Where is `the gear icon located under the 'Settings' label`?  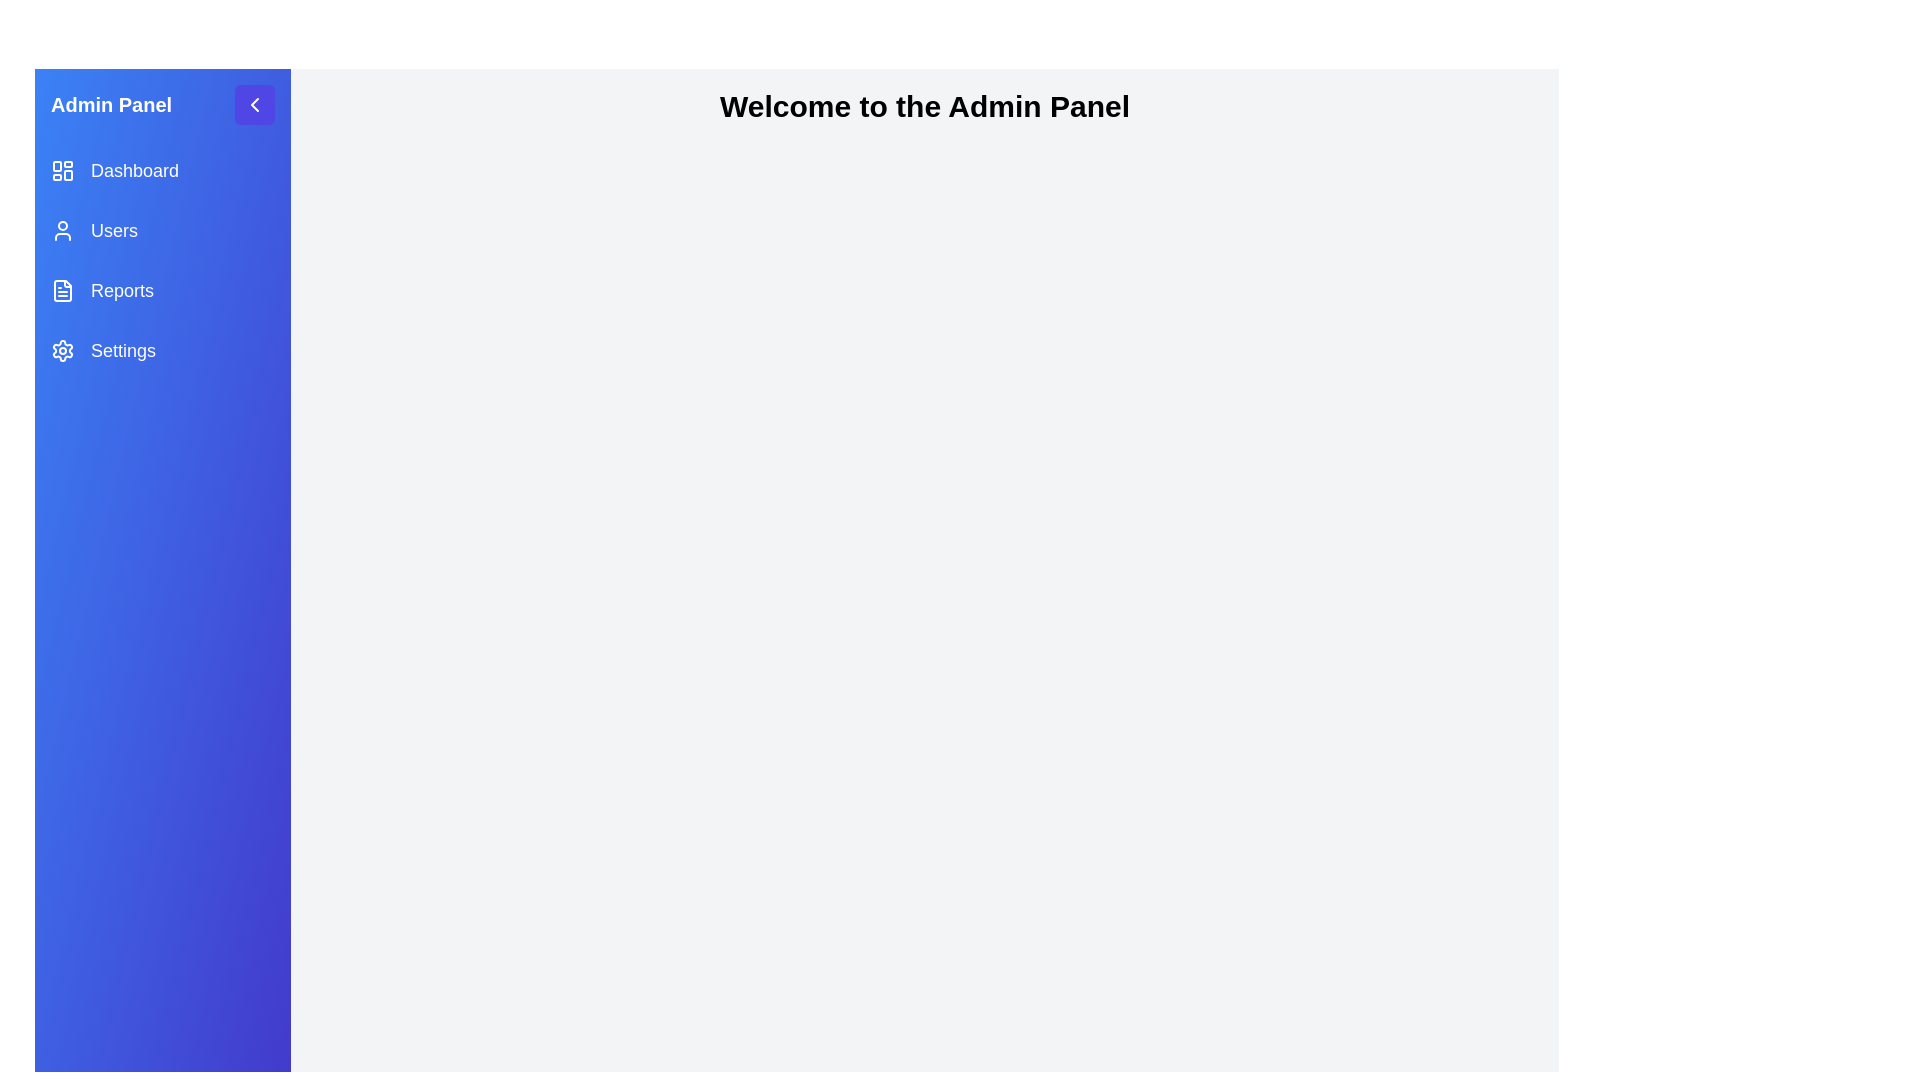
the gear icon located under the 'Settings' label is located at coordinates (62, 350).